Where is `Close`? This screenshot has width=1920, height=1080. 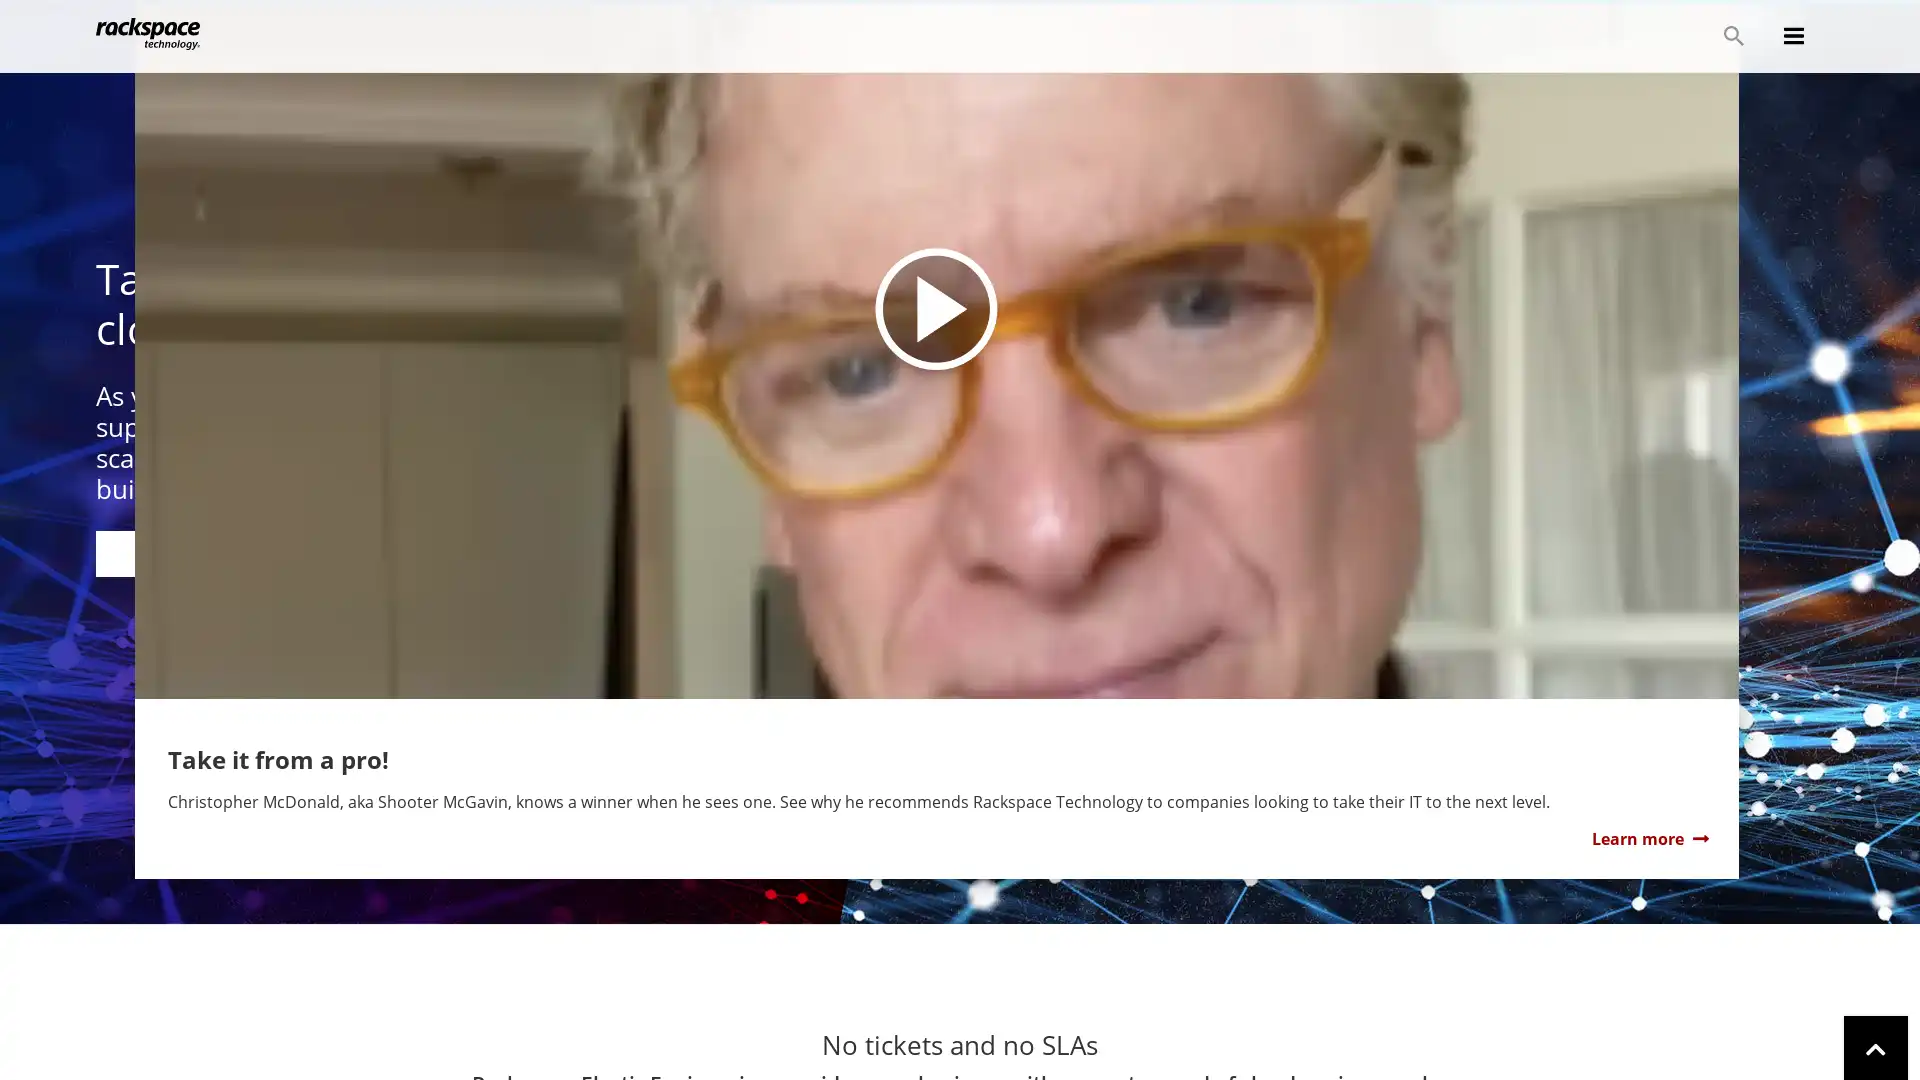 Close is located at coordinates (1886, 1035).